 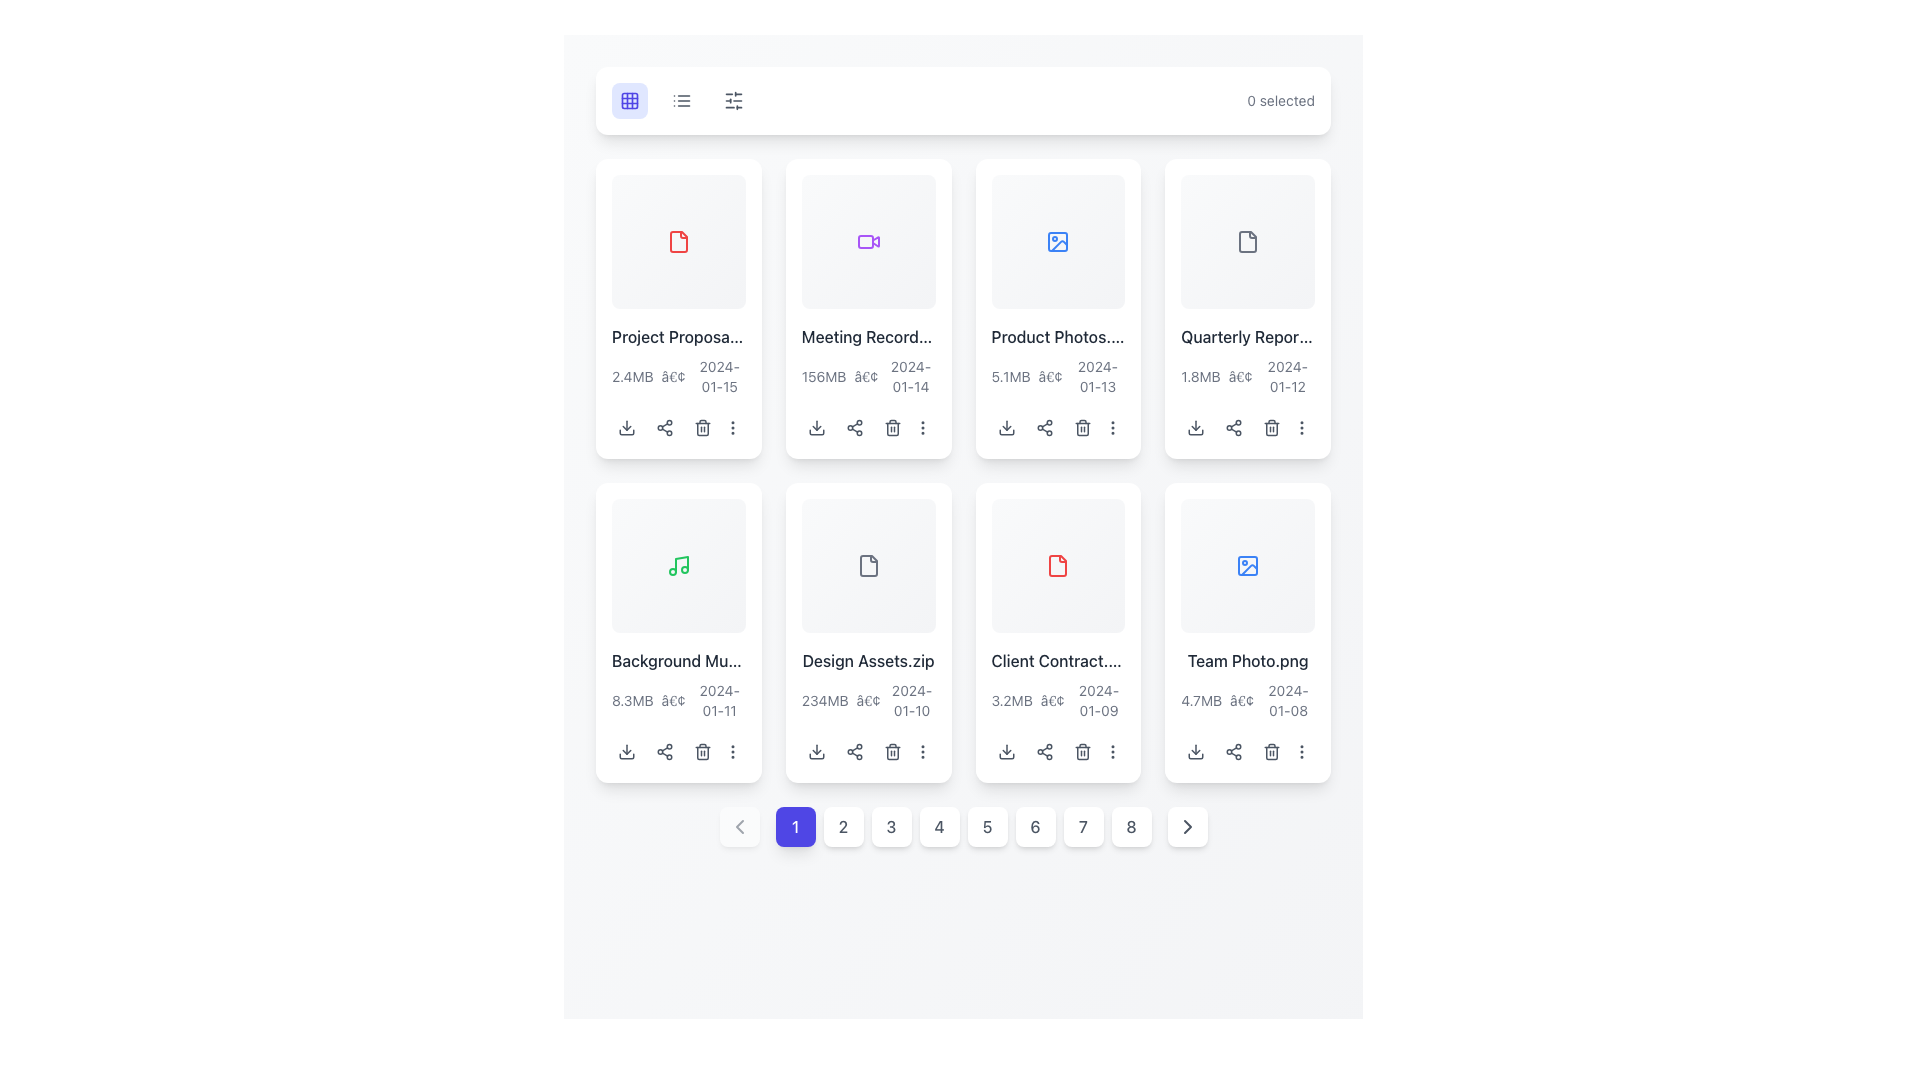 I want to click on the Image Placeholder element, which is a square area with a gradient background and an image representation icon at its center, located within the fifth card of the file grid, so click(x=1247, y=565).